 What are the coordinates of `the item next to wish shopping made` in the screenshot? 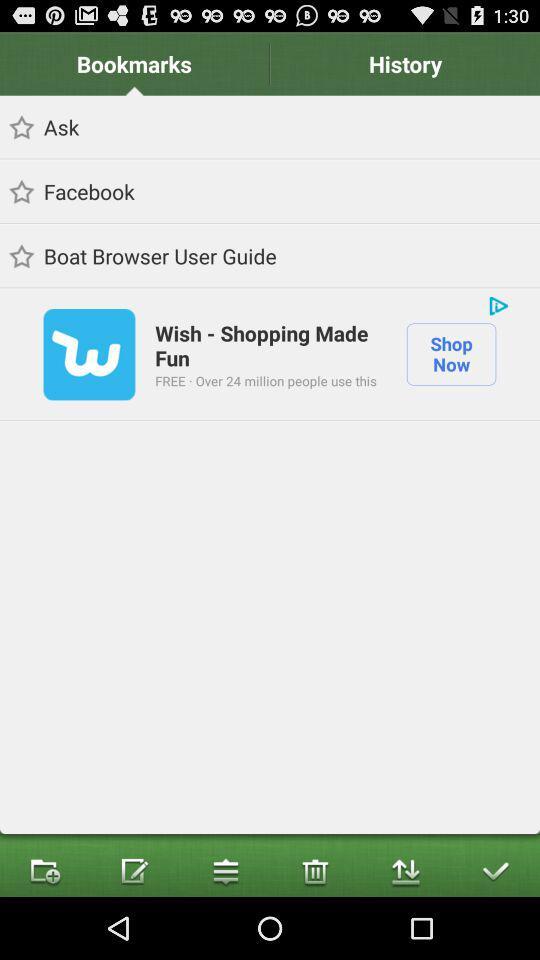 It's located at (88, 354).